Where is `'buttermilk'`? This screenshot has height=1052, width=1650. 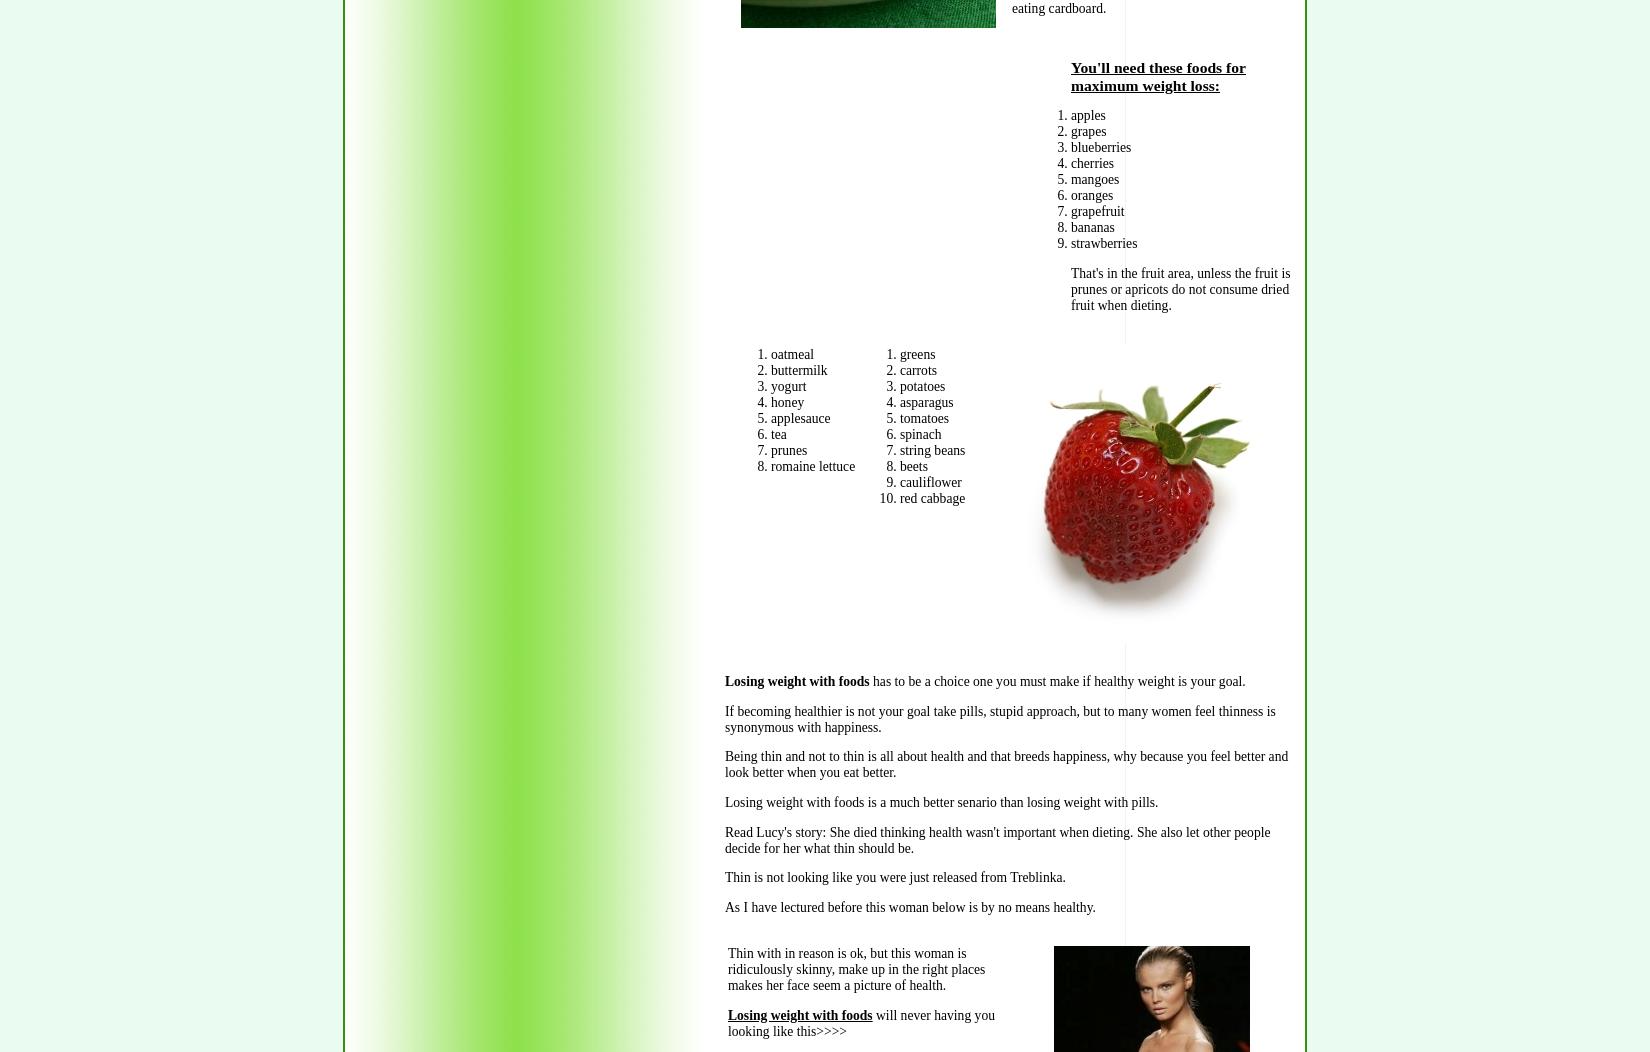 'buttermilk' is located at coordinates (797, 369).